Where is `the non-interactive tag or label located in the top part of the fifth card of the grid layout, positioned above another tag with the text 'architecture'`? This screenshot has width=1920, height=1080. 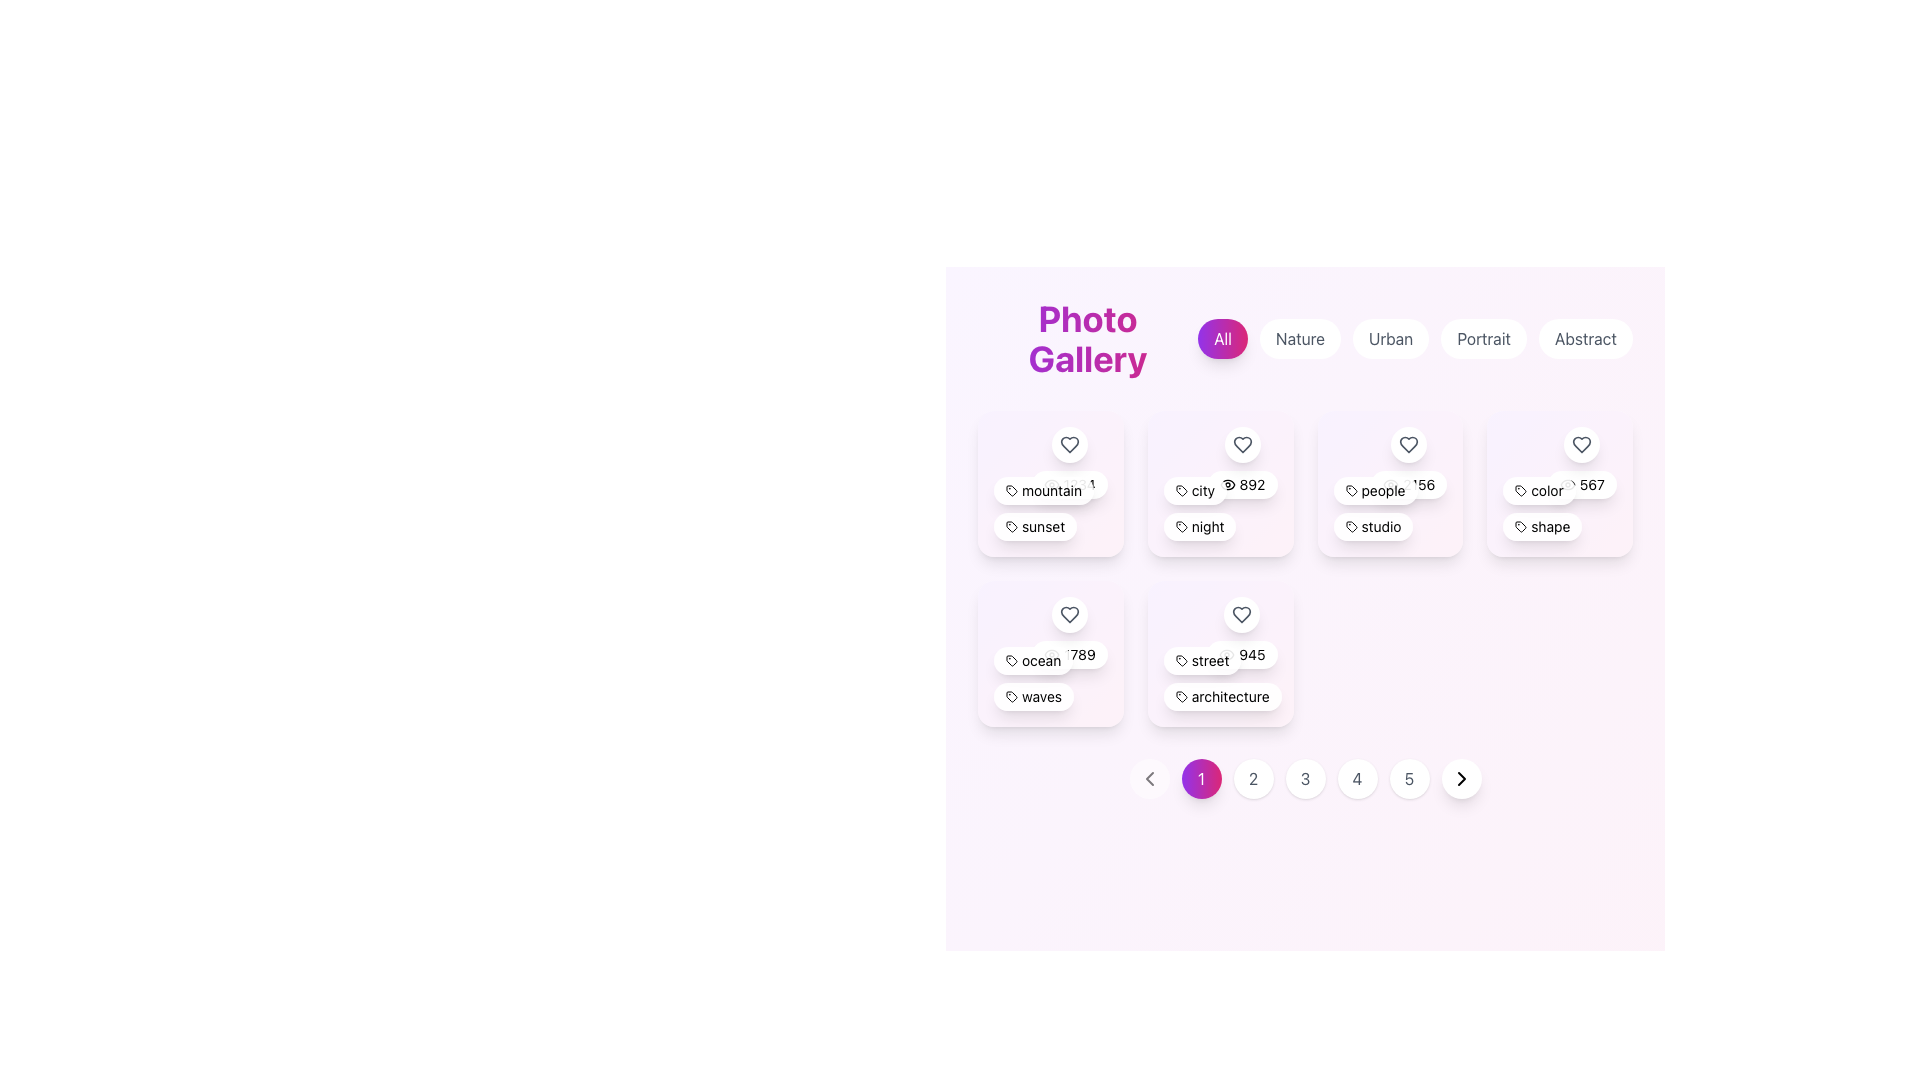
the non-interactive tag or label located in the top part of the fifth card of the grid layout, positioned above another tag with the text 'architecture' is located at coordinates (1201, 660).